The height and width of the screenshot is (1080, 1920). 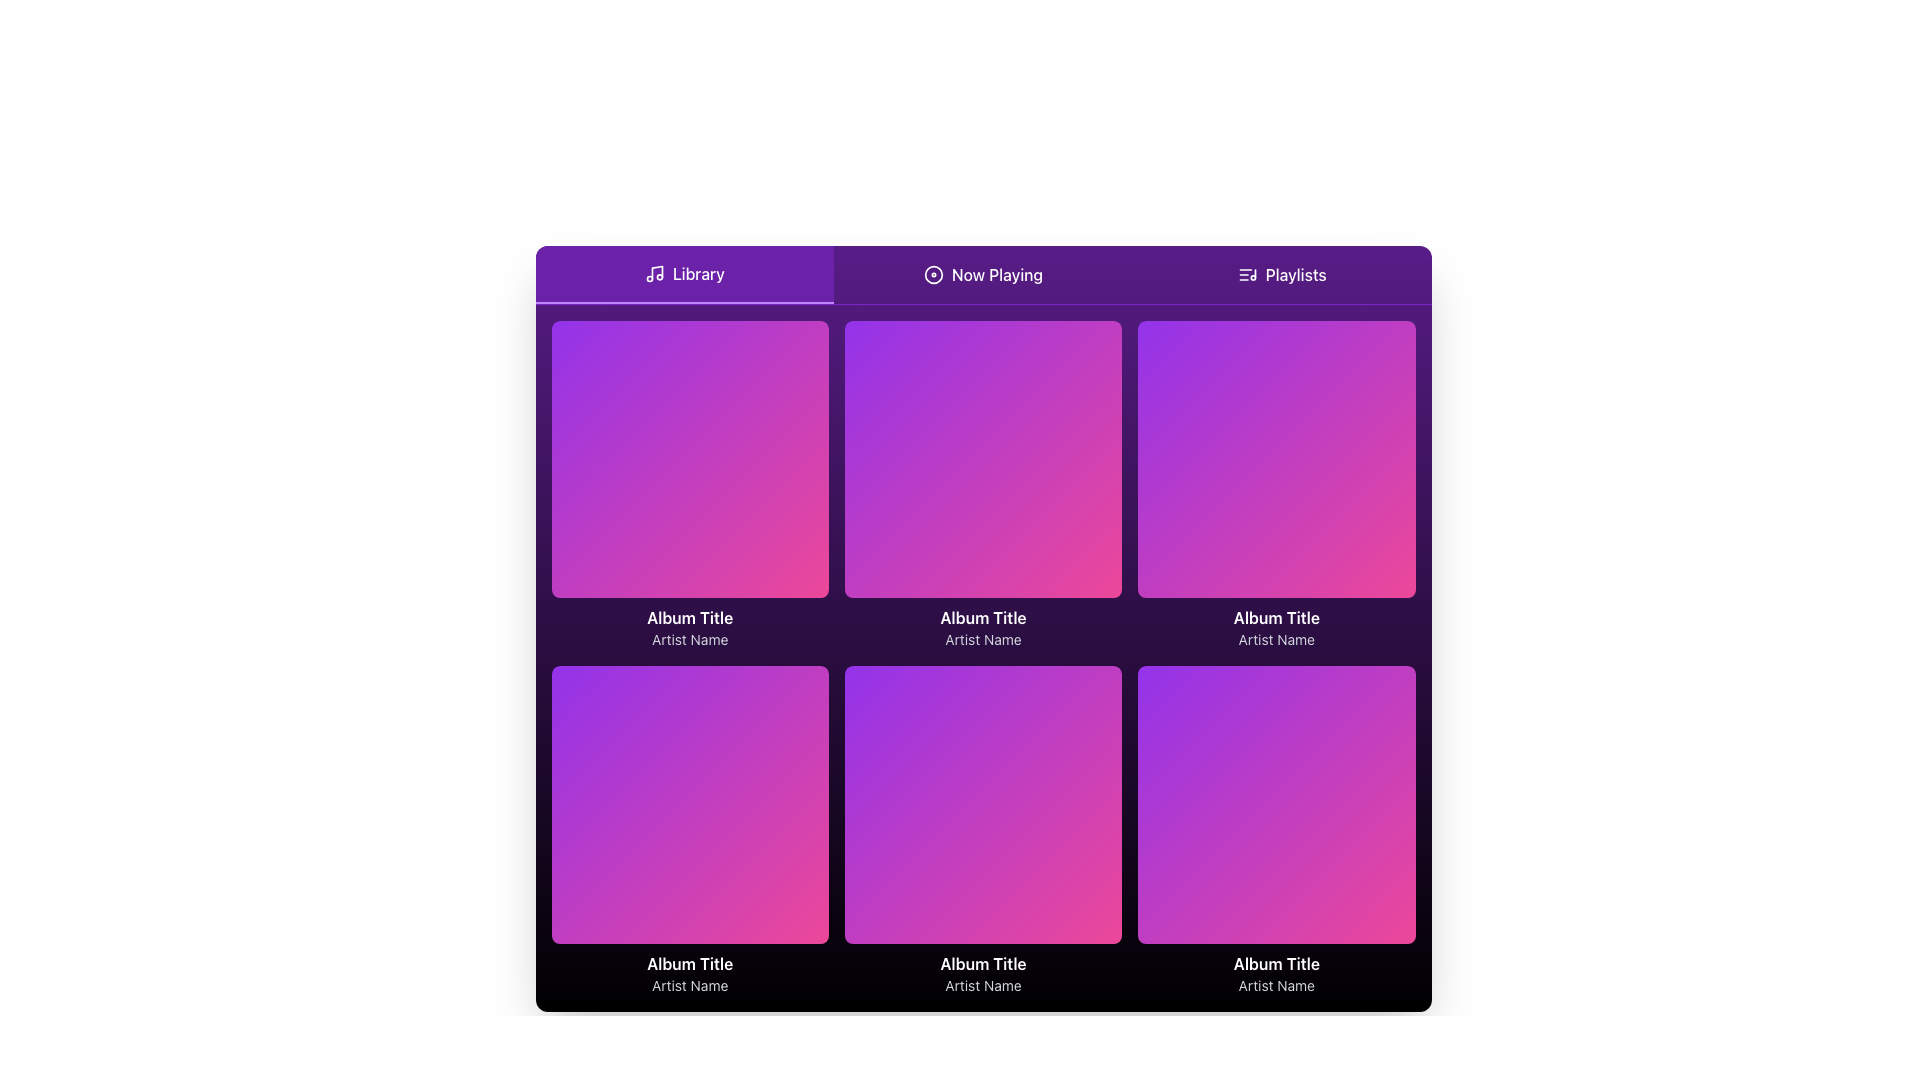 What do you see at coordinates (983, 804) in the screenshot?
I see `the square-shaped background element with rounded corners that has a gradient from purple to pink, located in the center of the bottom row of a grid layout` at bounding box center [983, 804].